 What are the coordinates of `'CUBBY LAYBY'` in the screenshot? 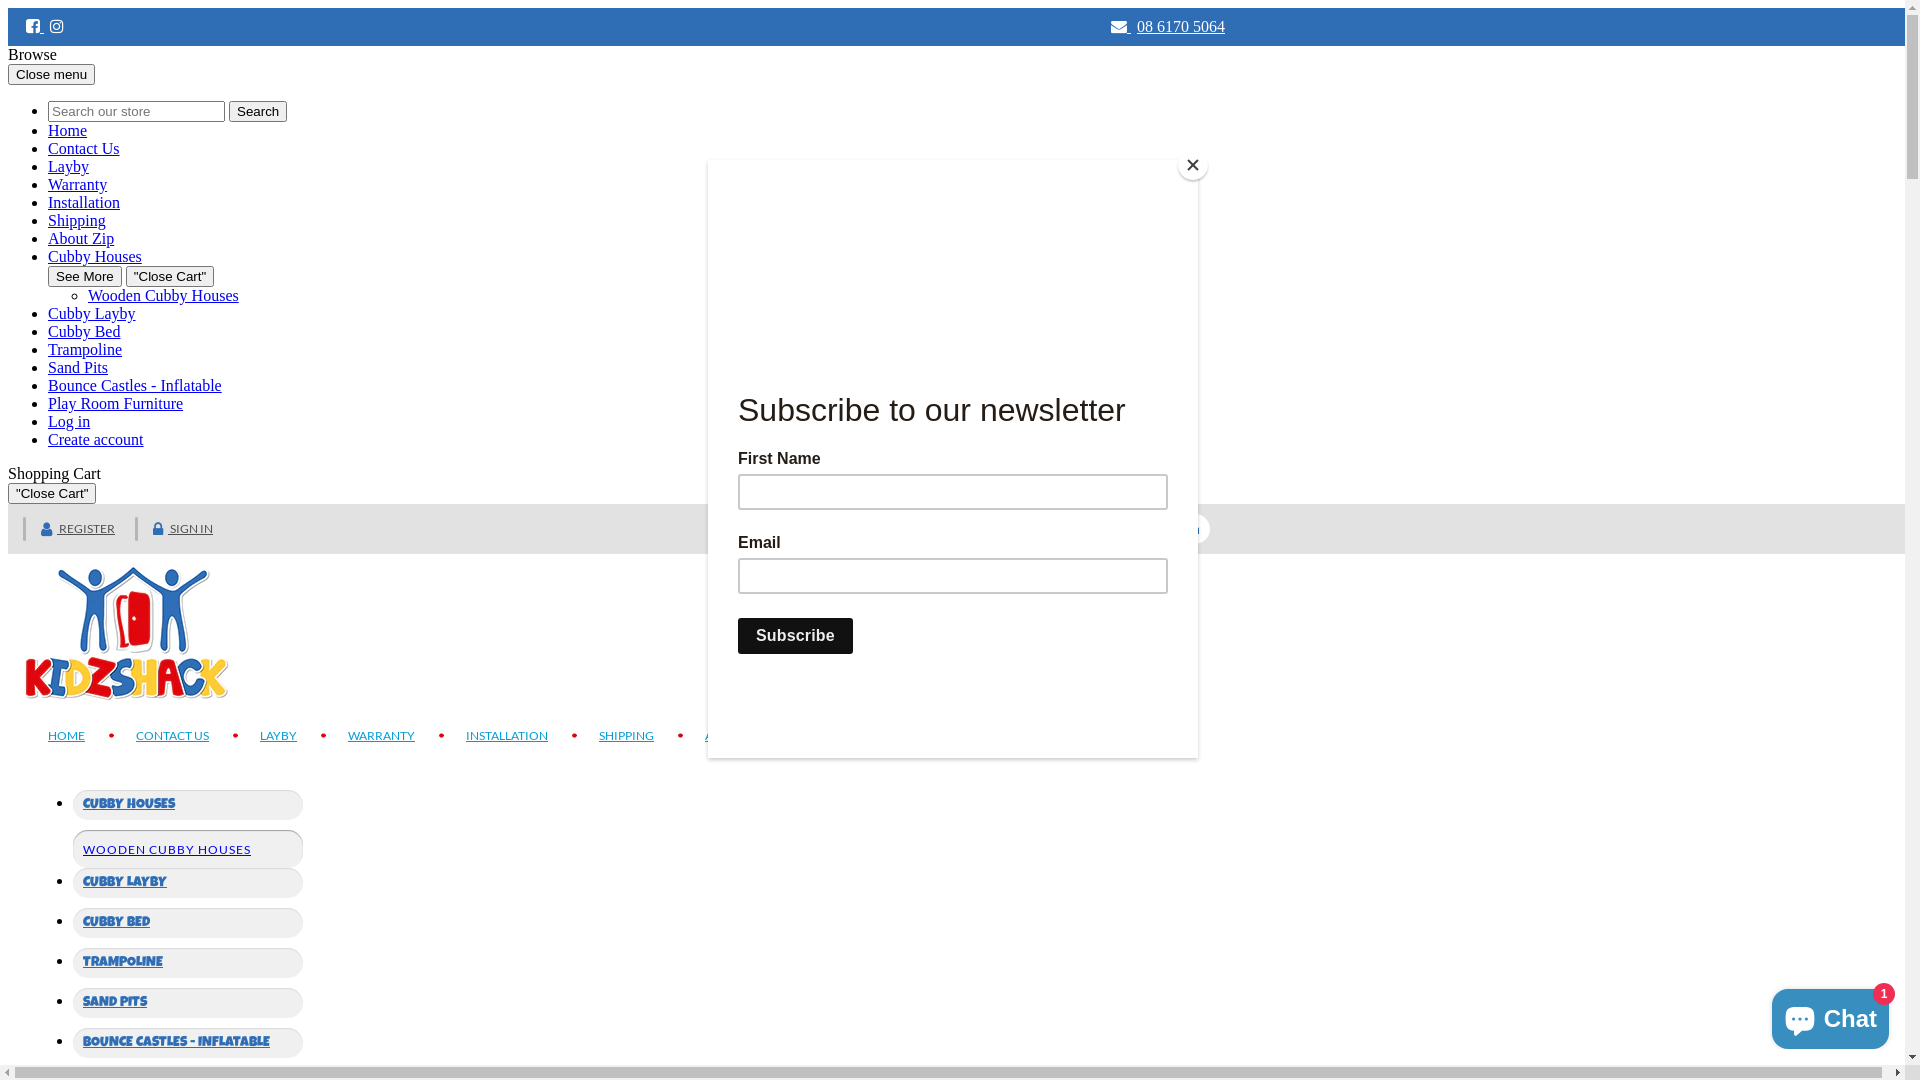 It's located at (187, 882).